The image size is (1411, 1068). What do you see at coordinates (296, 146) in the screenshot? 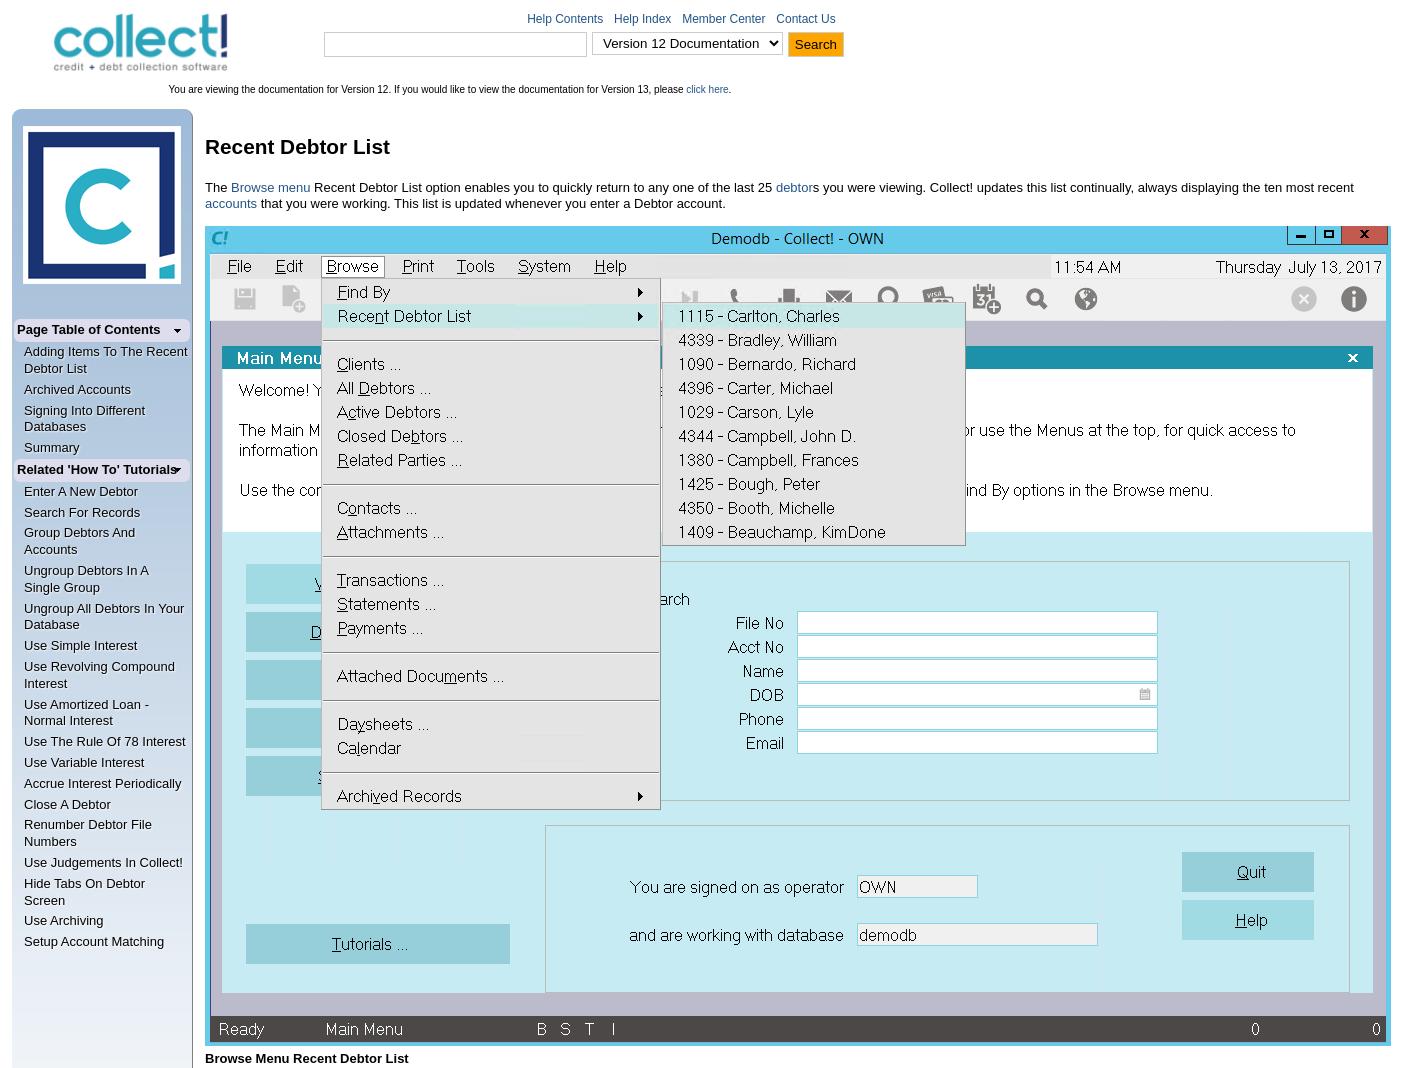
I see `'Recent Debtor List'` at bounding box center [296, 146].